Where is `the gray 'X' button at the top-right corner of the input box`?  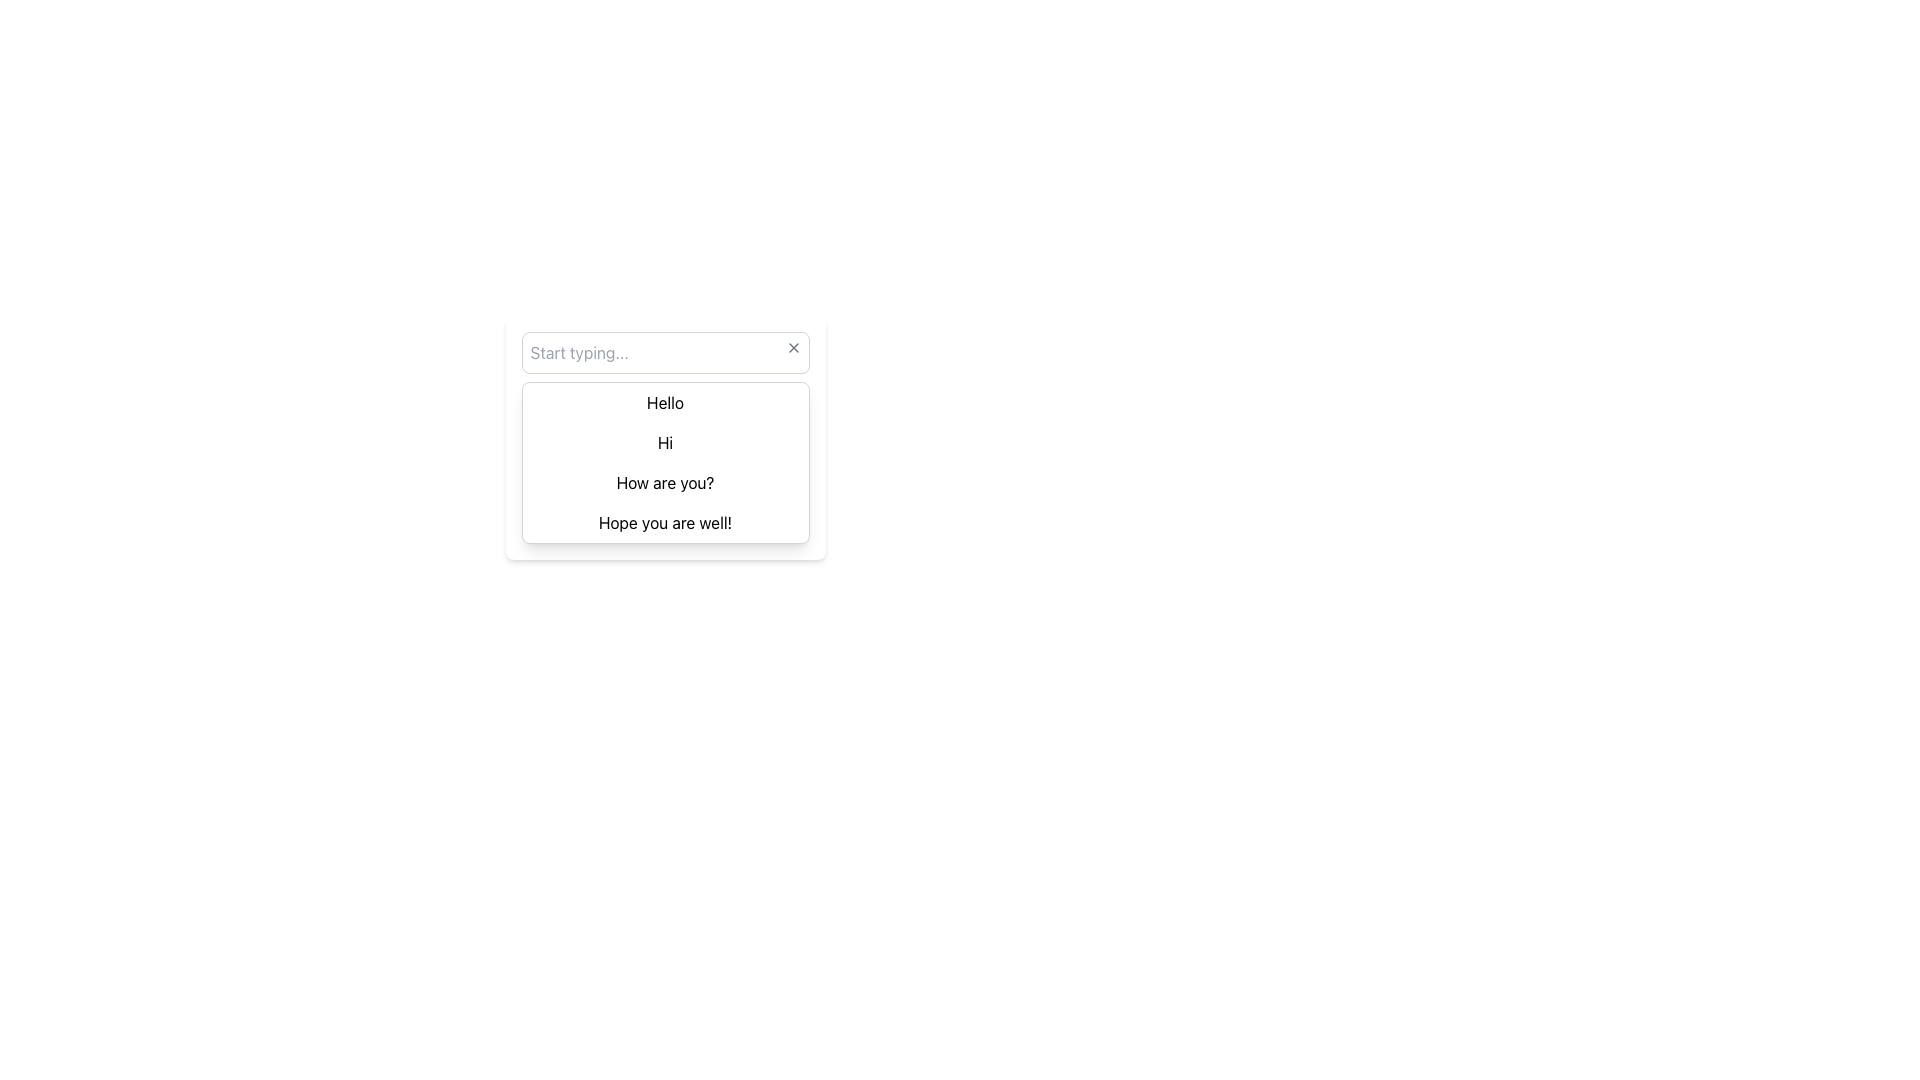 the gray 'X' button at the top-right corner of the input box is located at coordinates (792, 346).